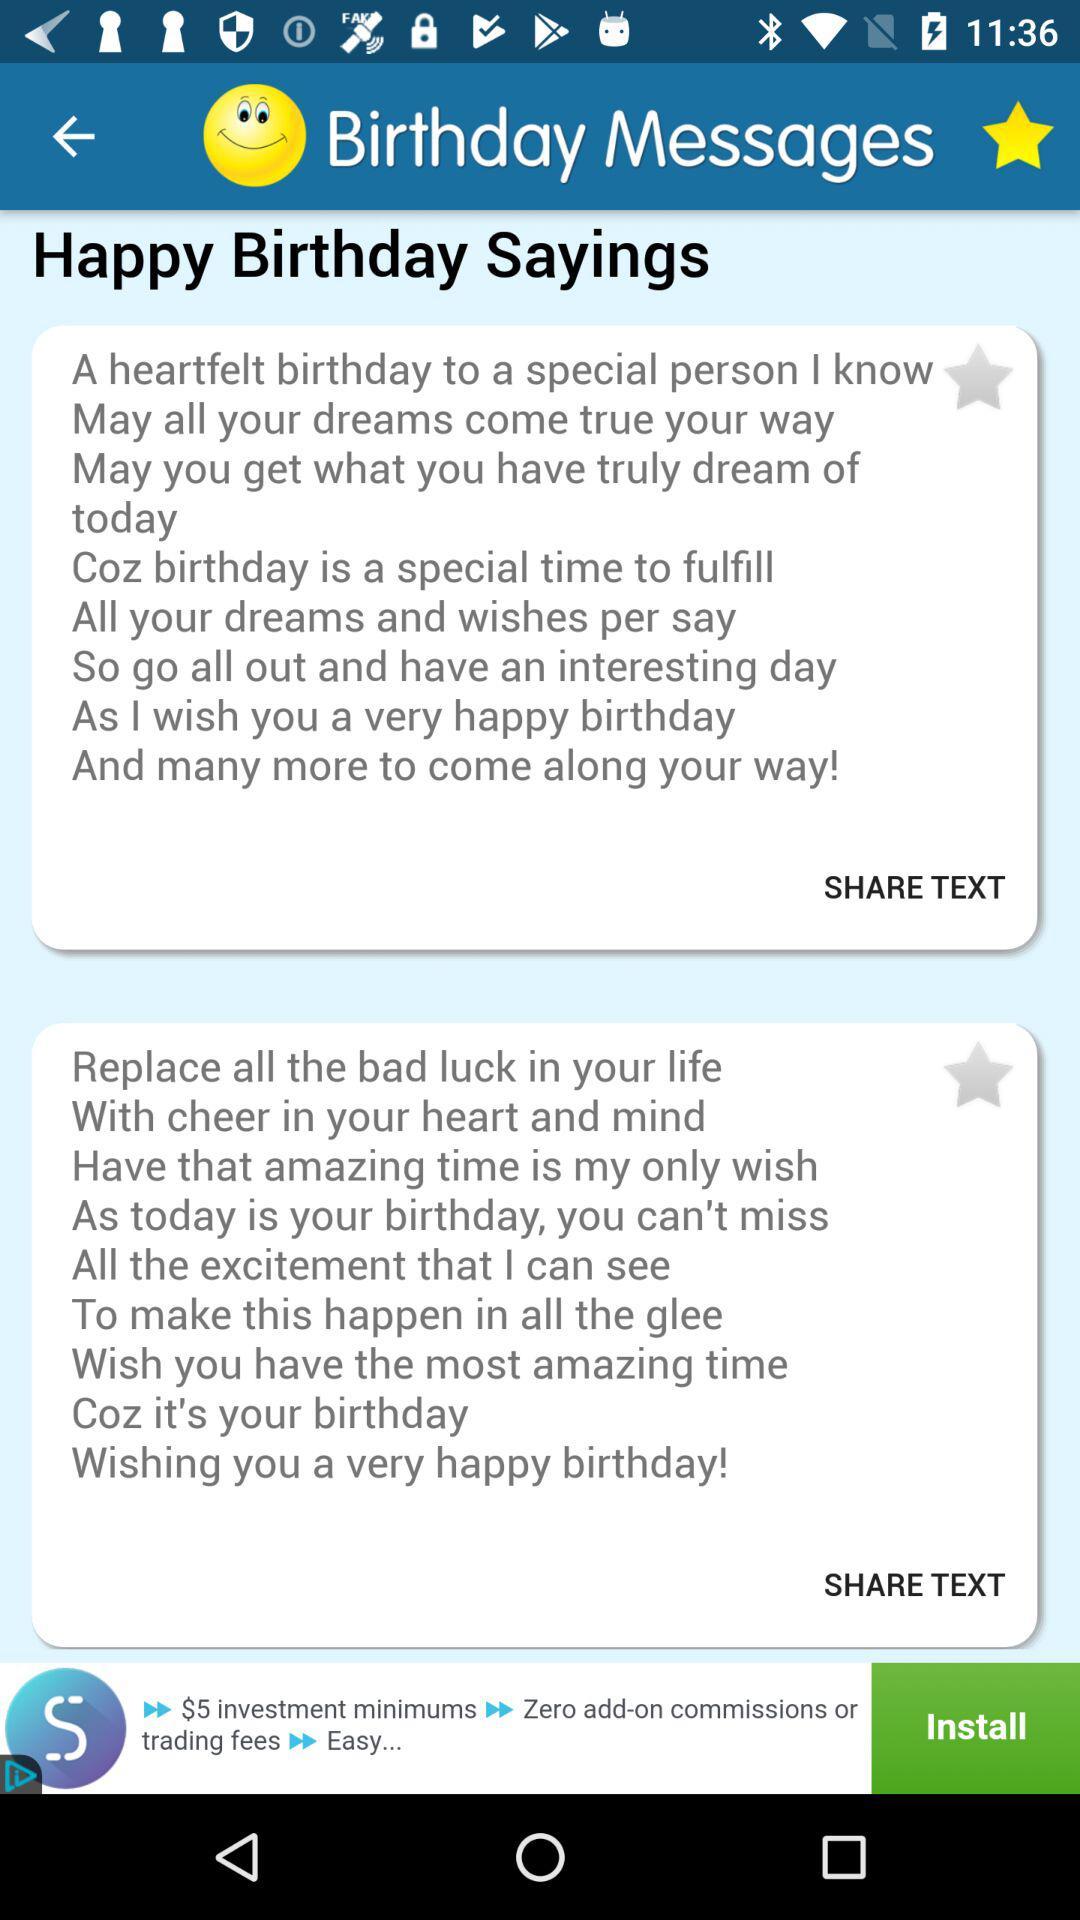 This screenshot has width=1080, height=1920. I want to click on this one, so click(975, 1074).